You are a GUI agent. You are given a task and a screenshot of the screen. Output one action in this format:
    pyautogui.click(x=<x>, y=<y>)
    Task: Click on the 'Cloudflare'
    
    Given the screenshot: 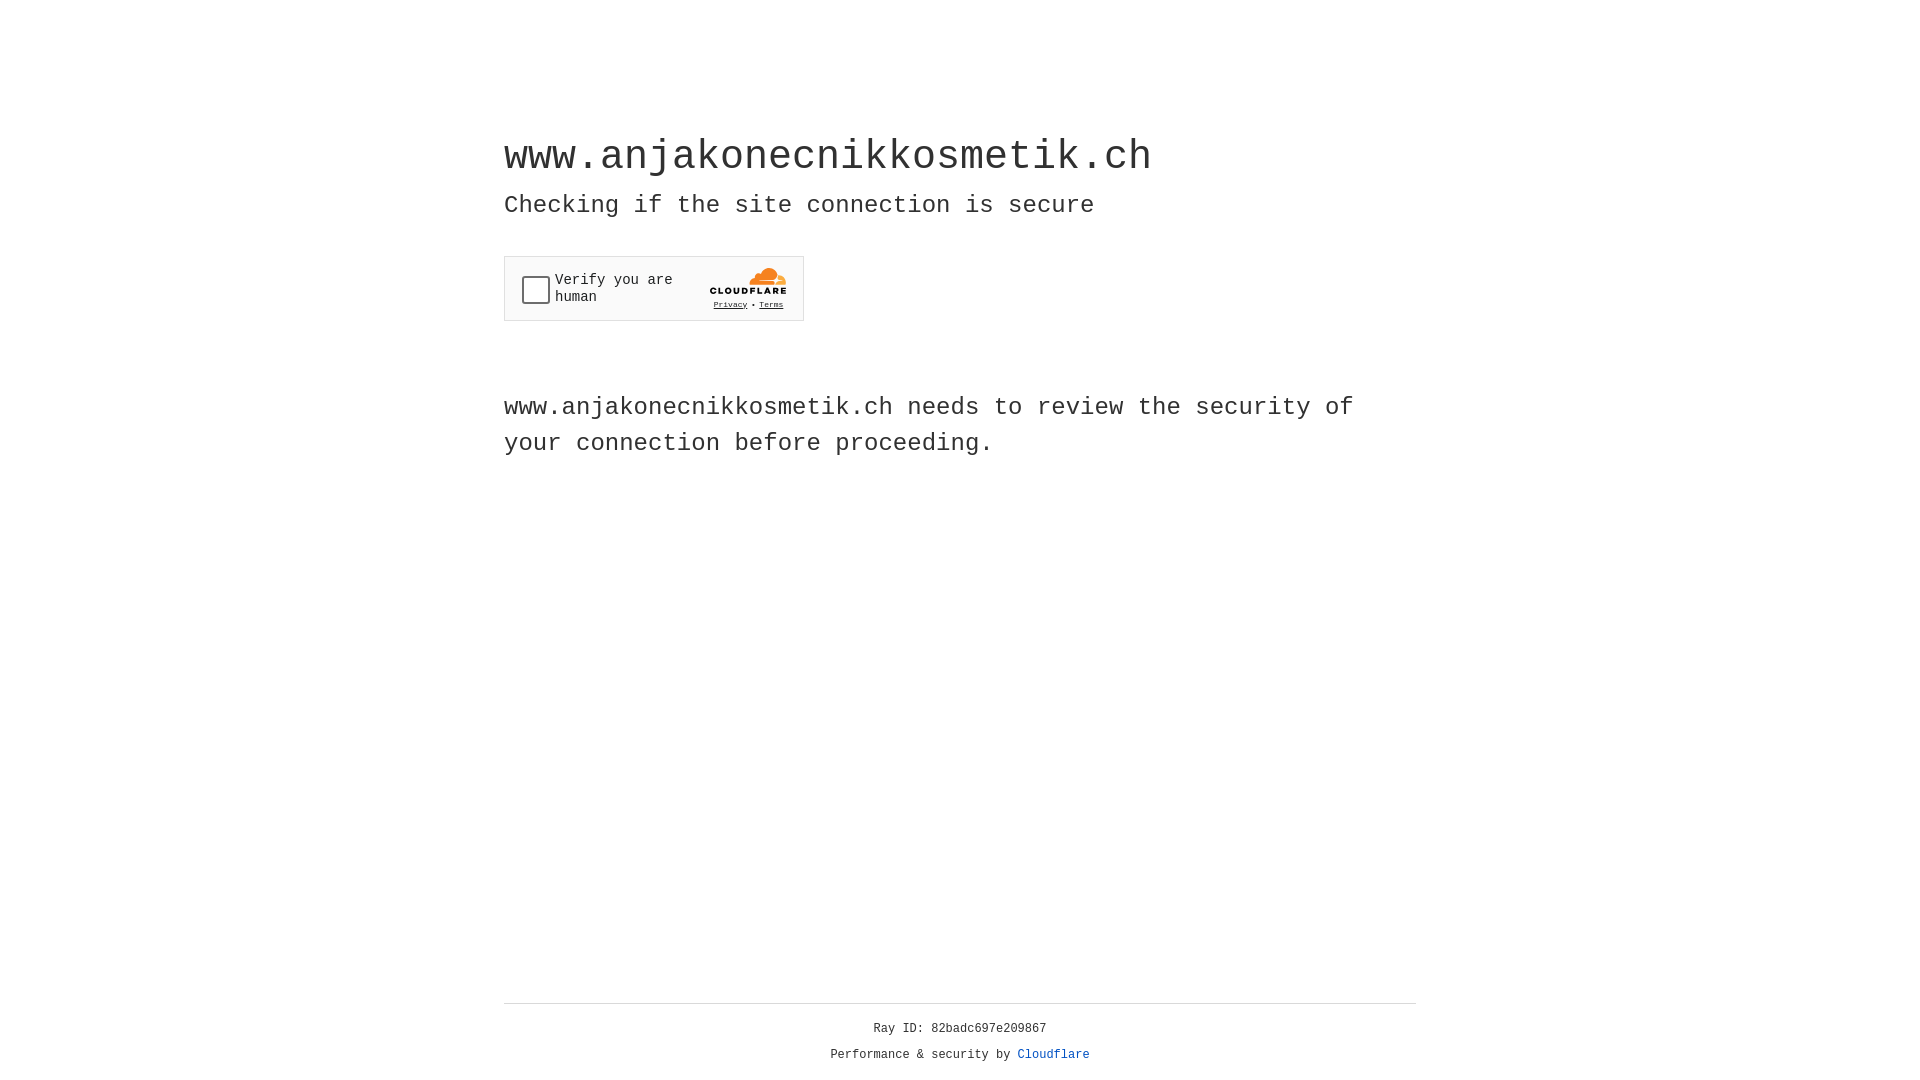 What is the action you would take?
    pyautogui.click(x=1053, y=1054)
    